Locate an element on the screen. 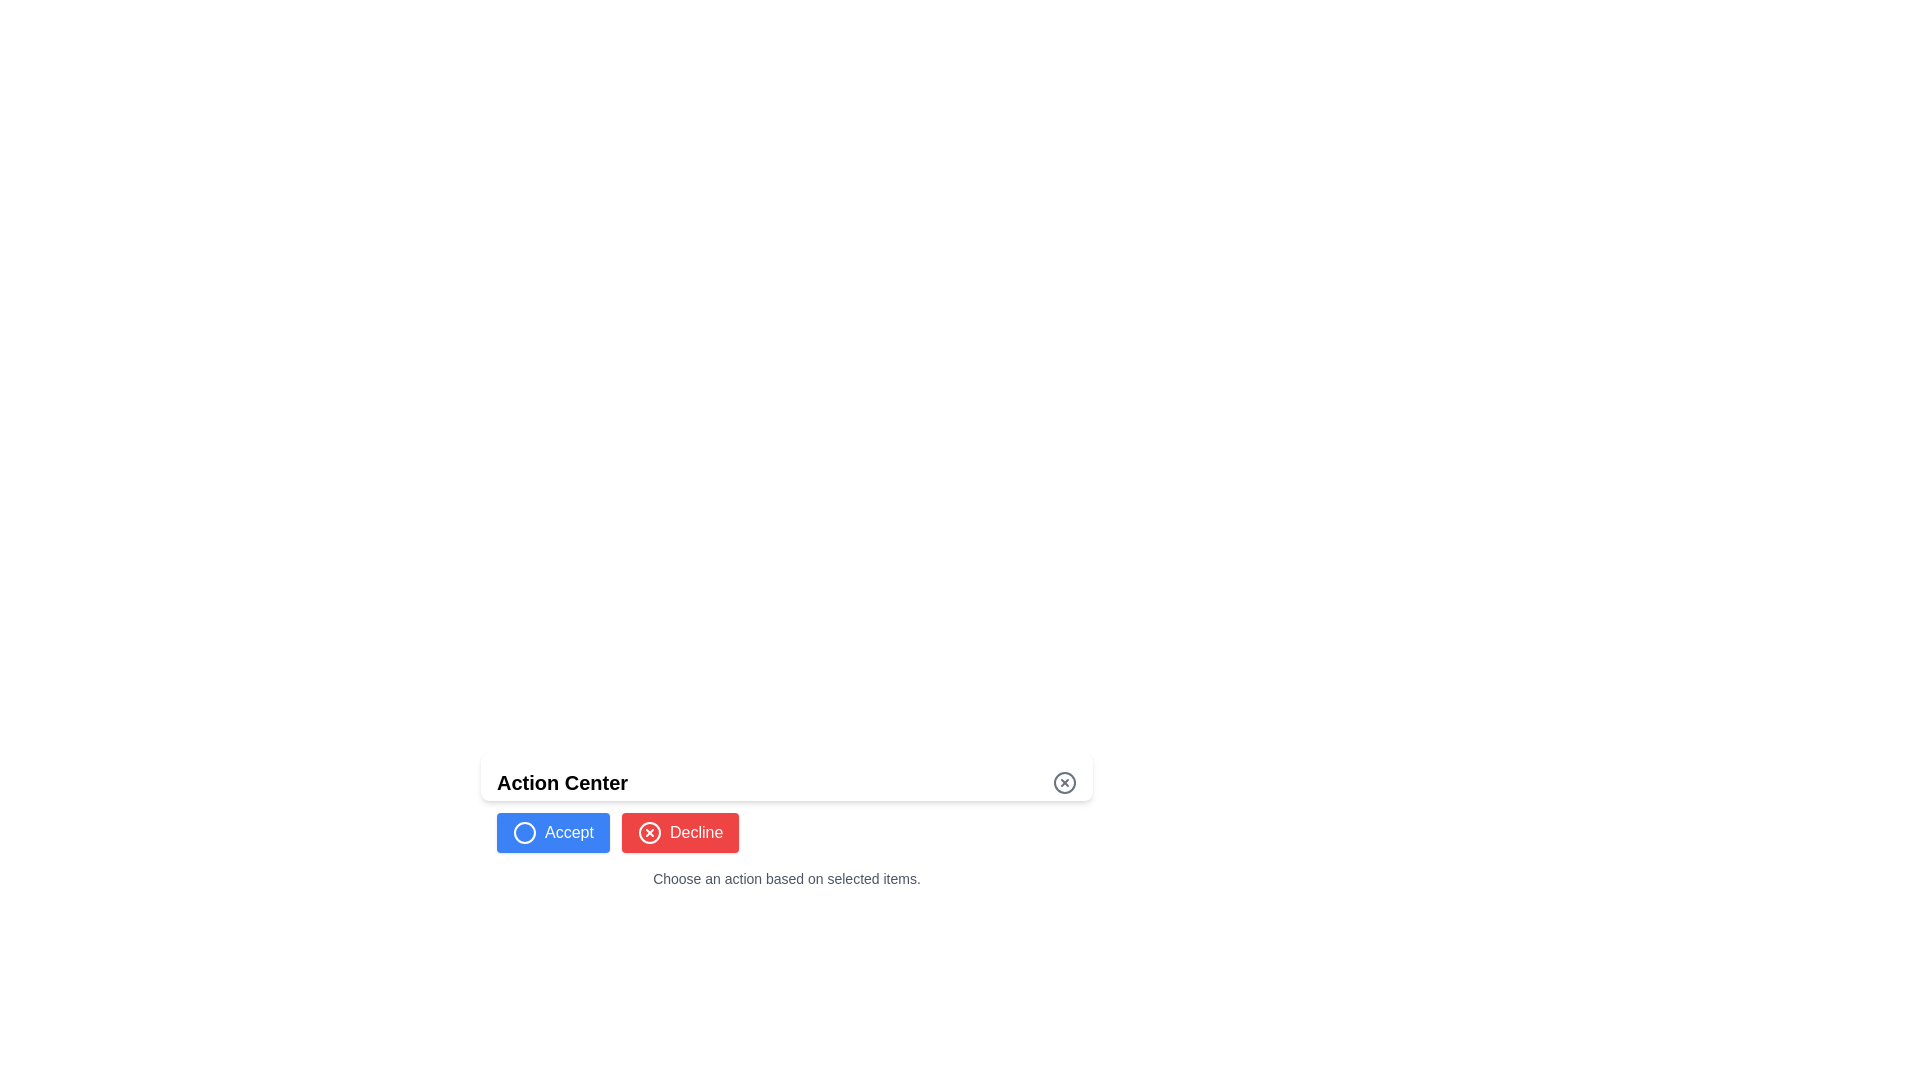 This screenshot has width=1920, height=1080. the instructional text label stating 'Choose an action based on selected items.' which is positioned beneath the 'Accept' and 'Decline' buttons is located at coordinates (786, 878).